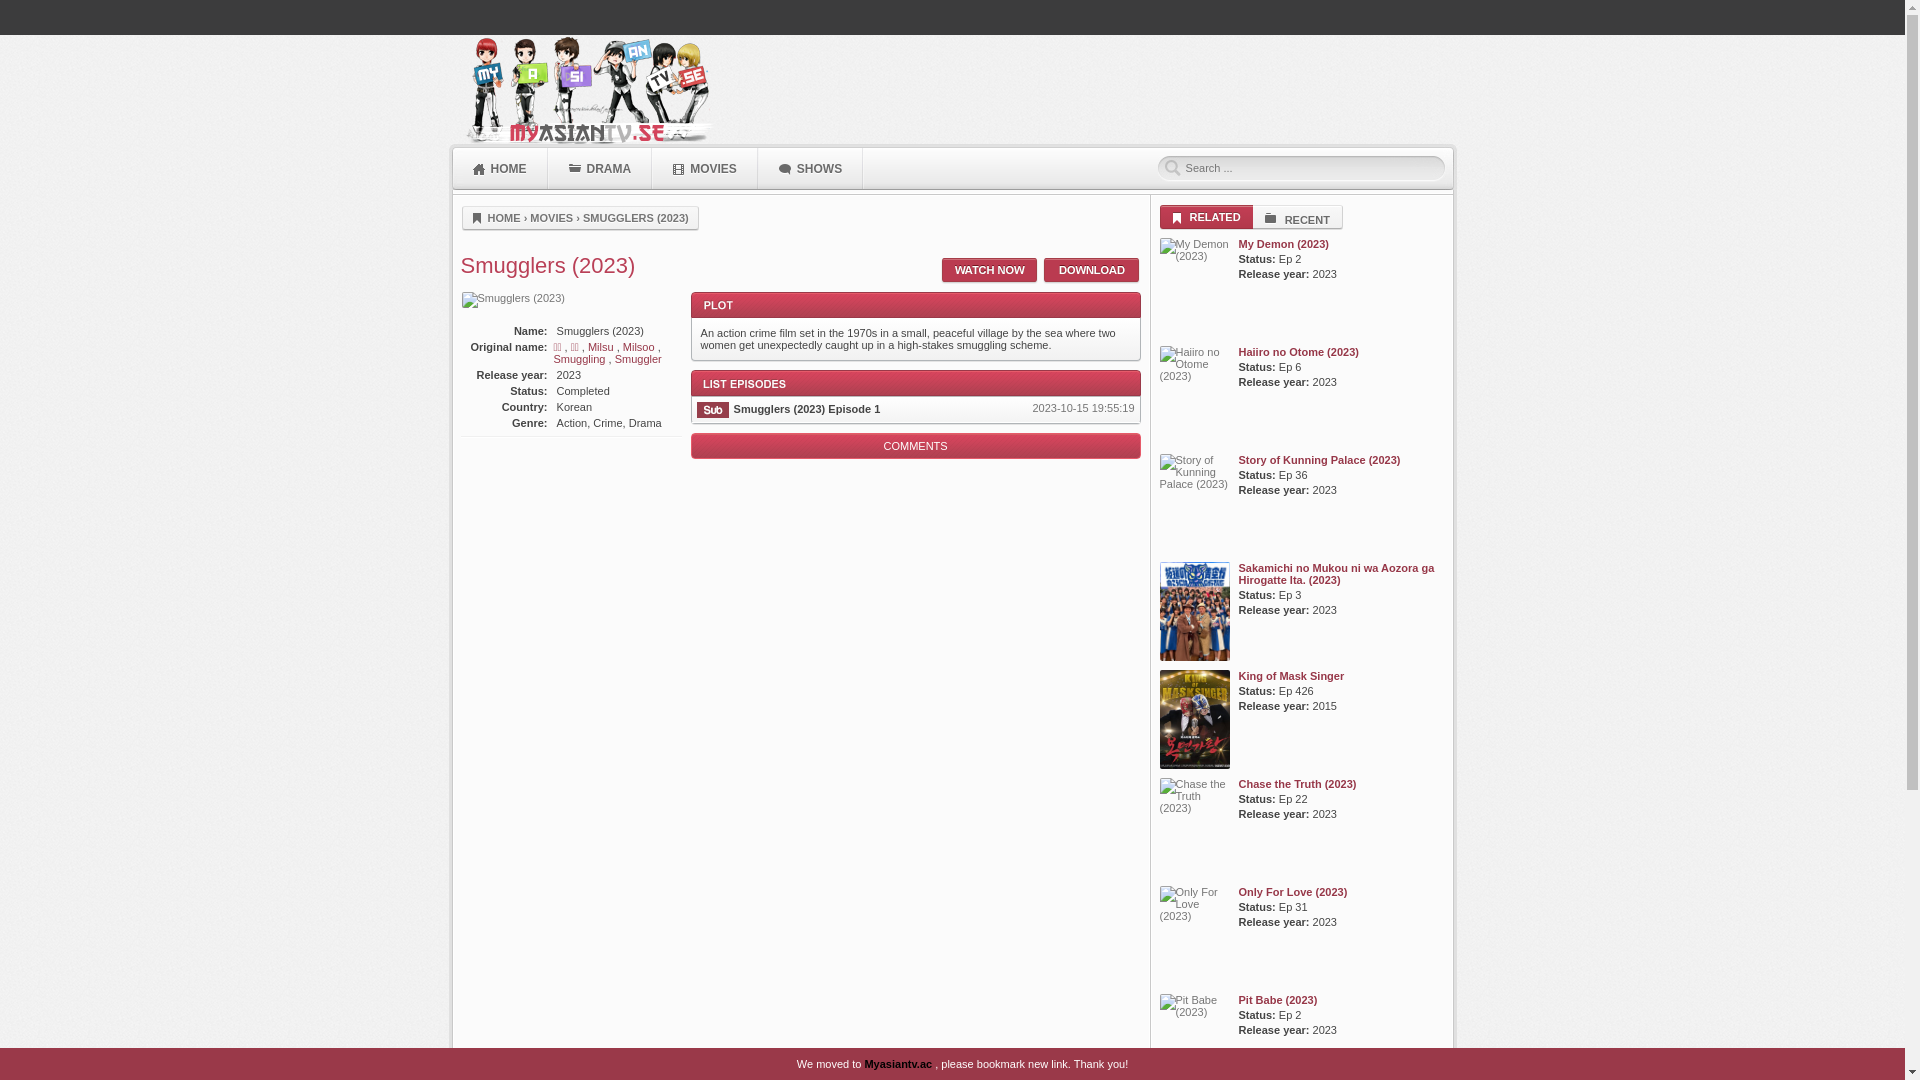 The width and height of the screenshot is (1920, 1080). What do you see at coordinates (604, 346) in the screenshot?
I see `'Milsu'` at bounding box center [604, 346].